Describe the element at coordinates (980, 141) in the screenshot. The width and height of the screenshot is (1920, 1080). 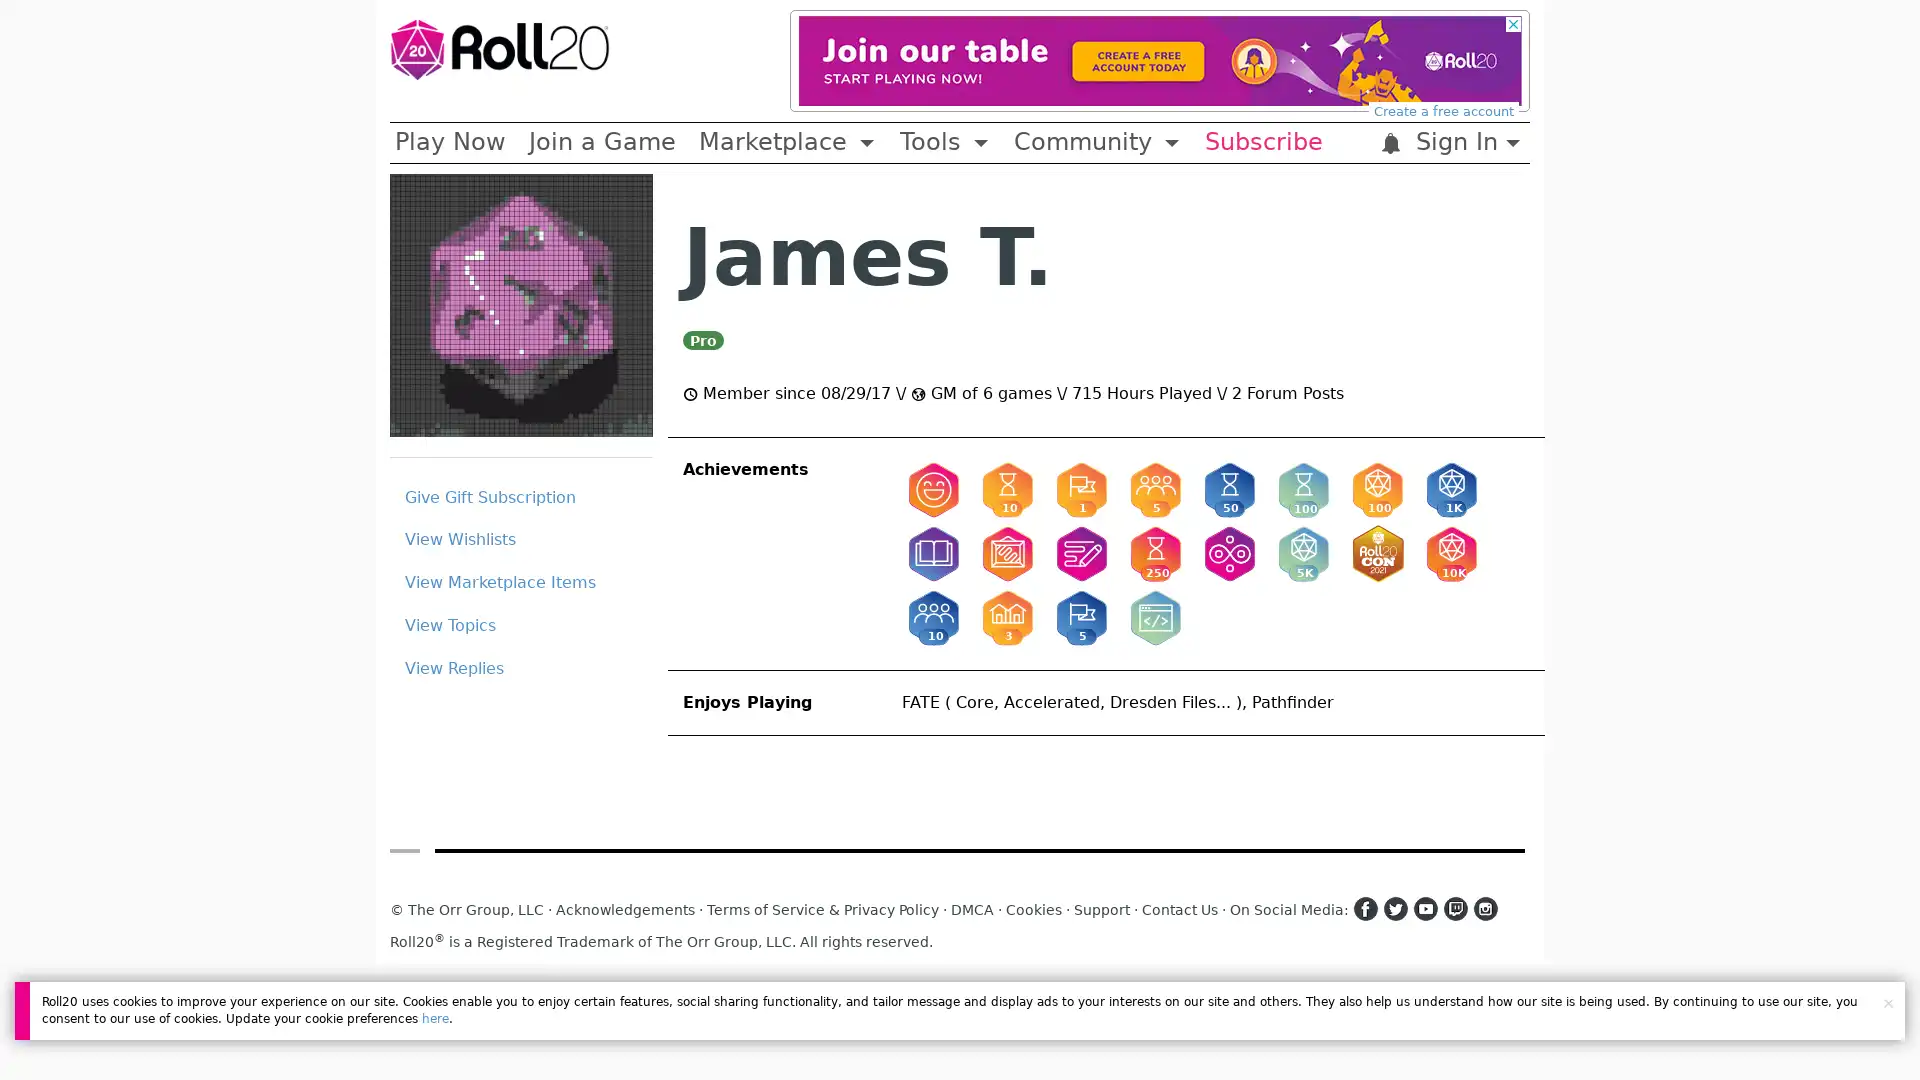
I see `Toggle Dropdown` at that location.